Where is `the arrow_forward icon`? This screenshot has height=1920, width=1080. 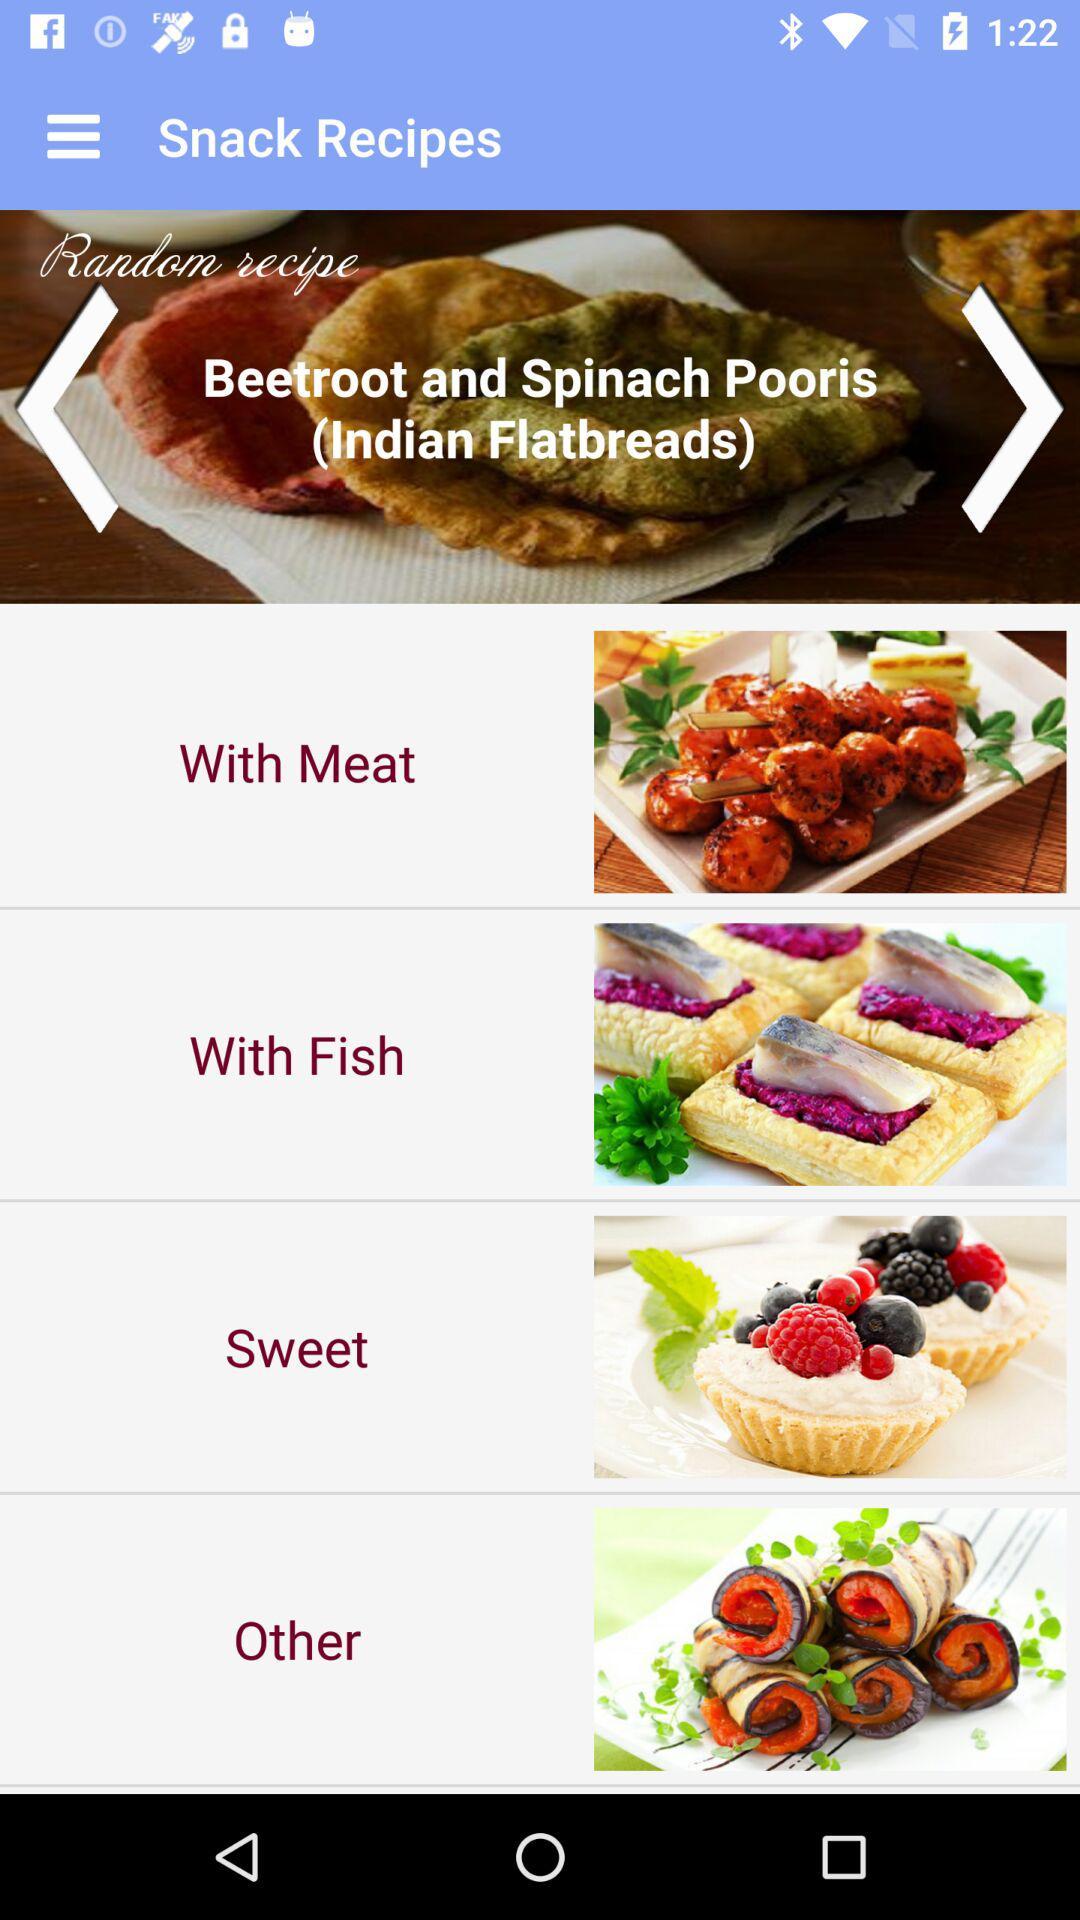
the arrow_forward icon is located at coordinates (1014, 405).